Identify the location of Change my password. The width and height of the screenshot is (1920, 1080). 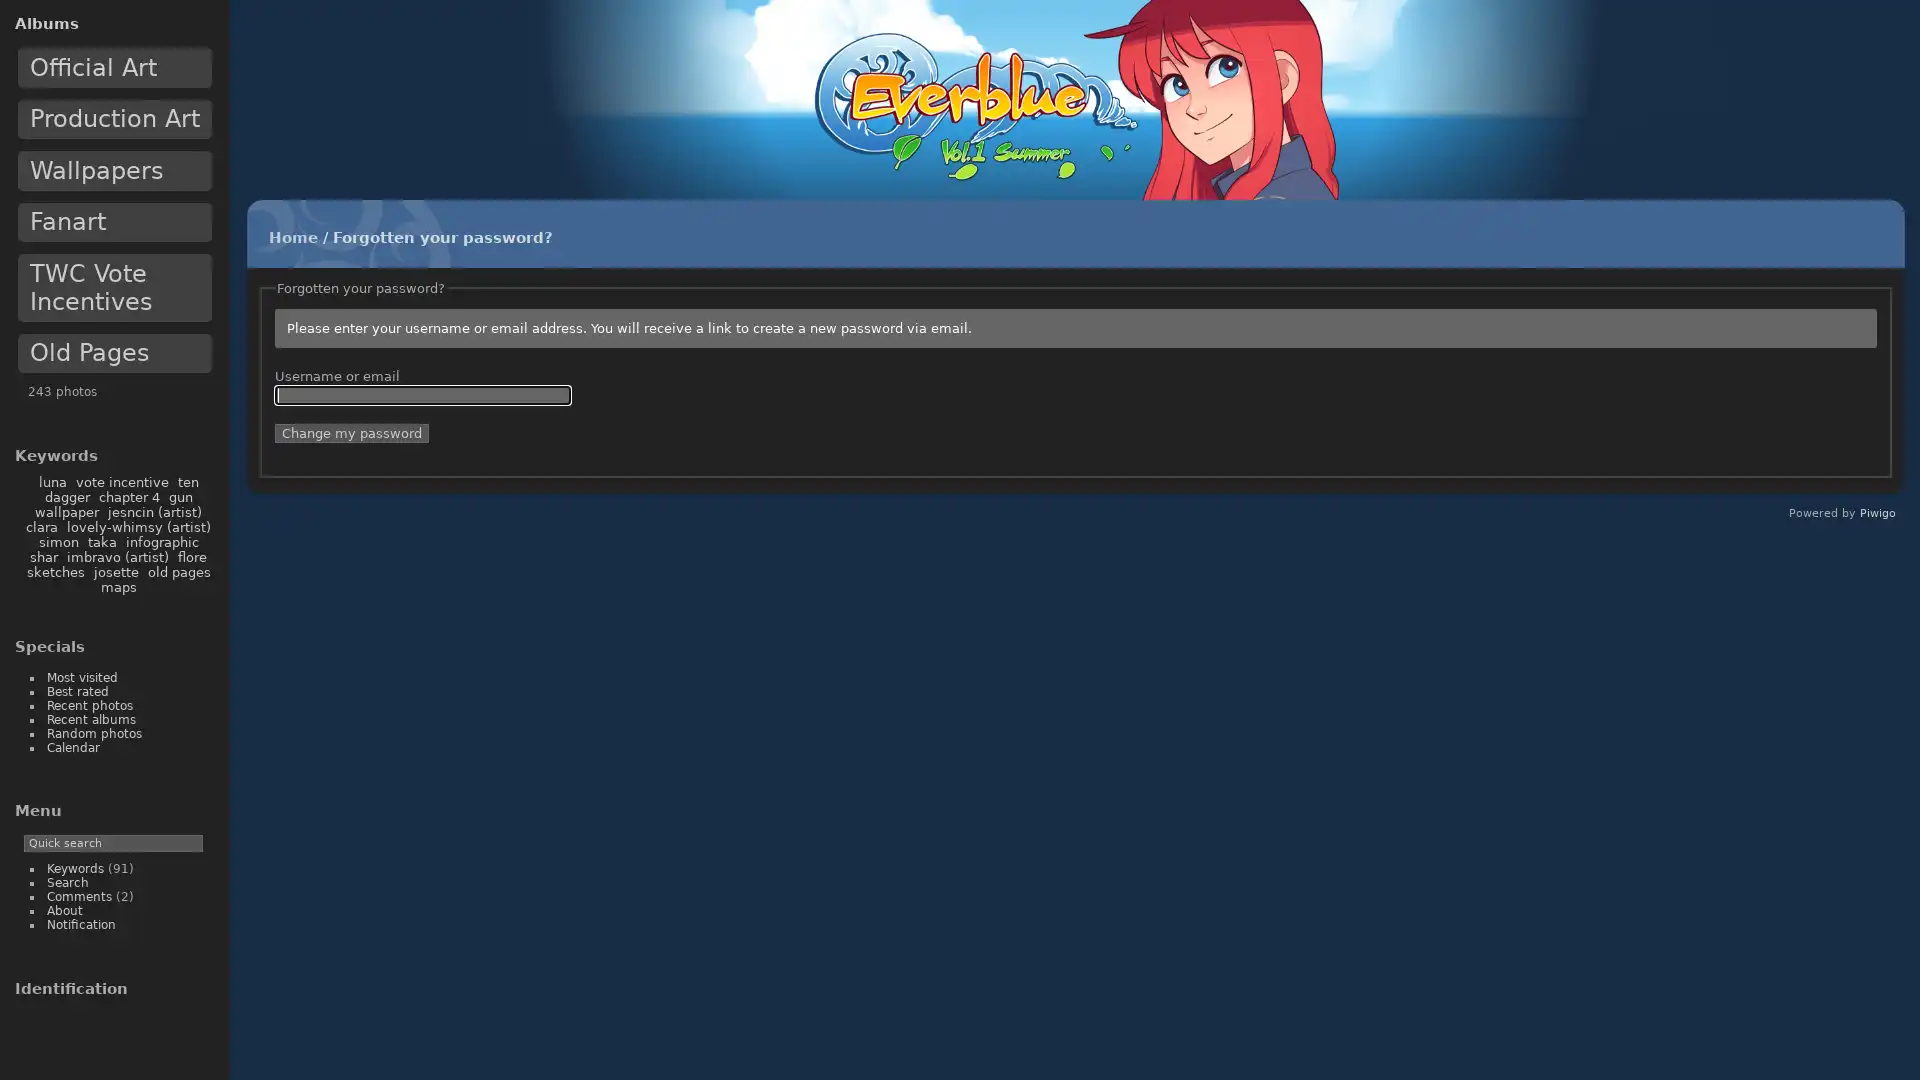
(350, 432).